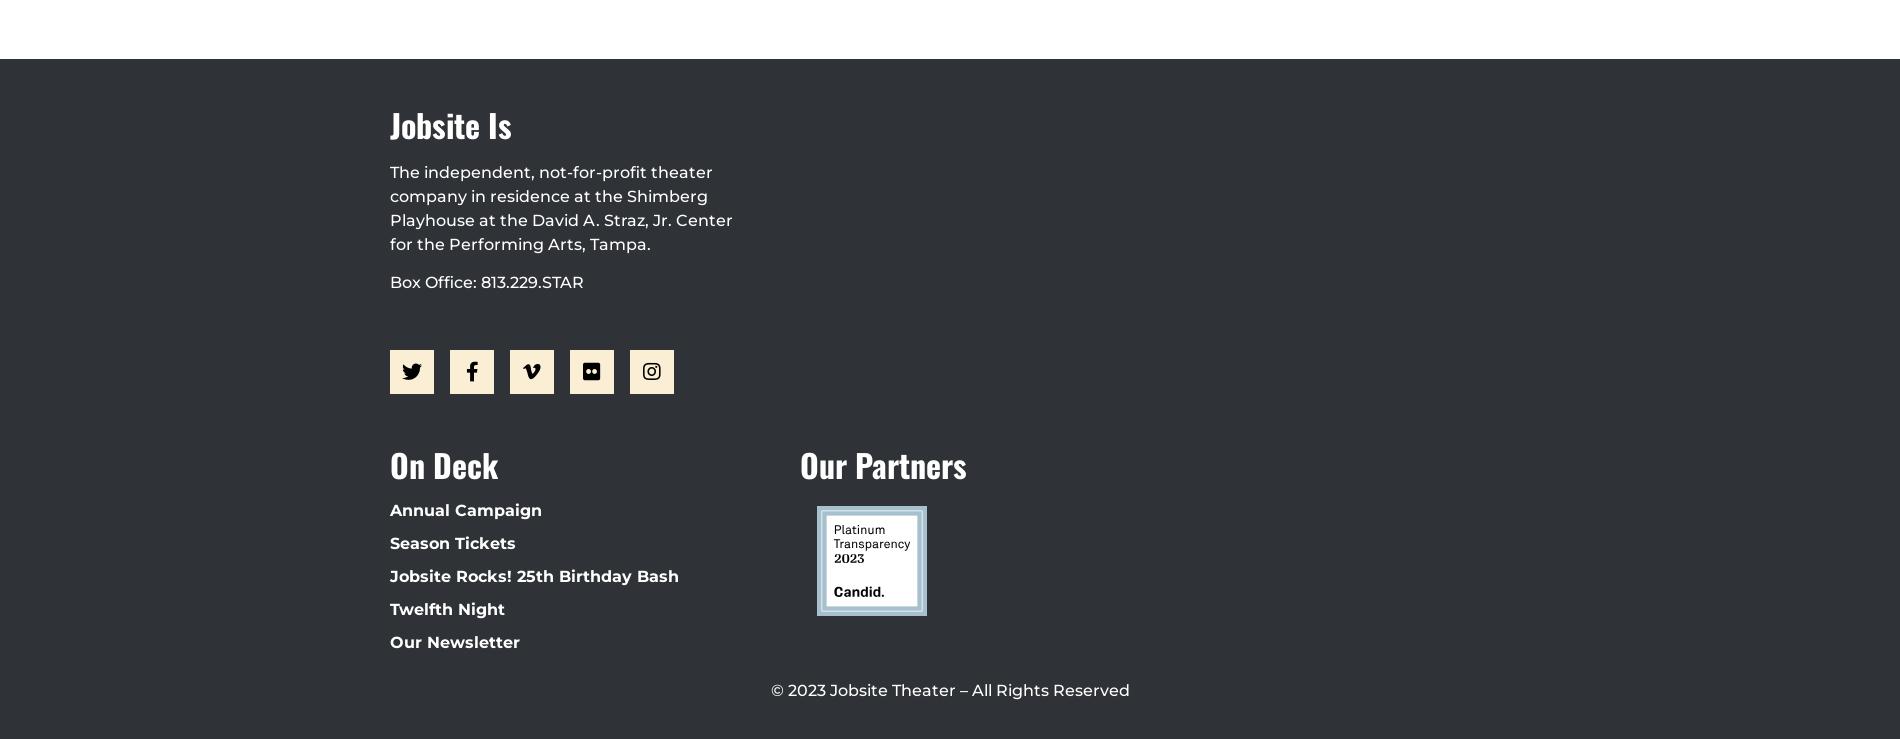  I want to click on 'Jobsite Is', so click(450, 123).